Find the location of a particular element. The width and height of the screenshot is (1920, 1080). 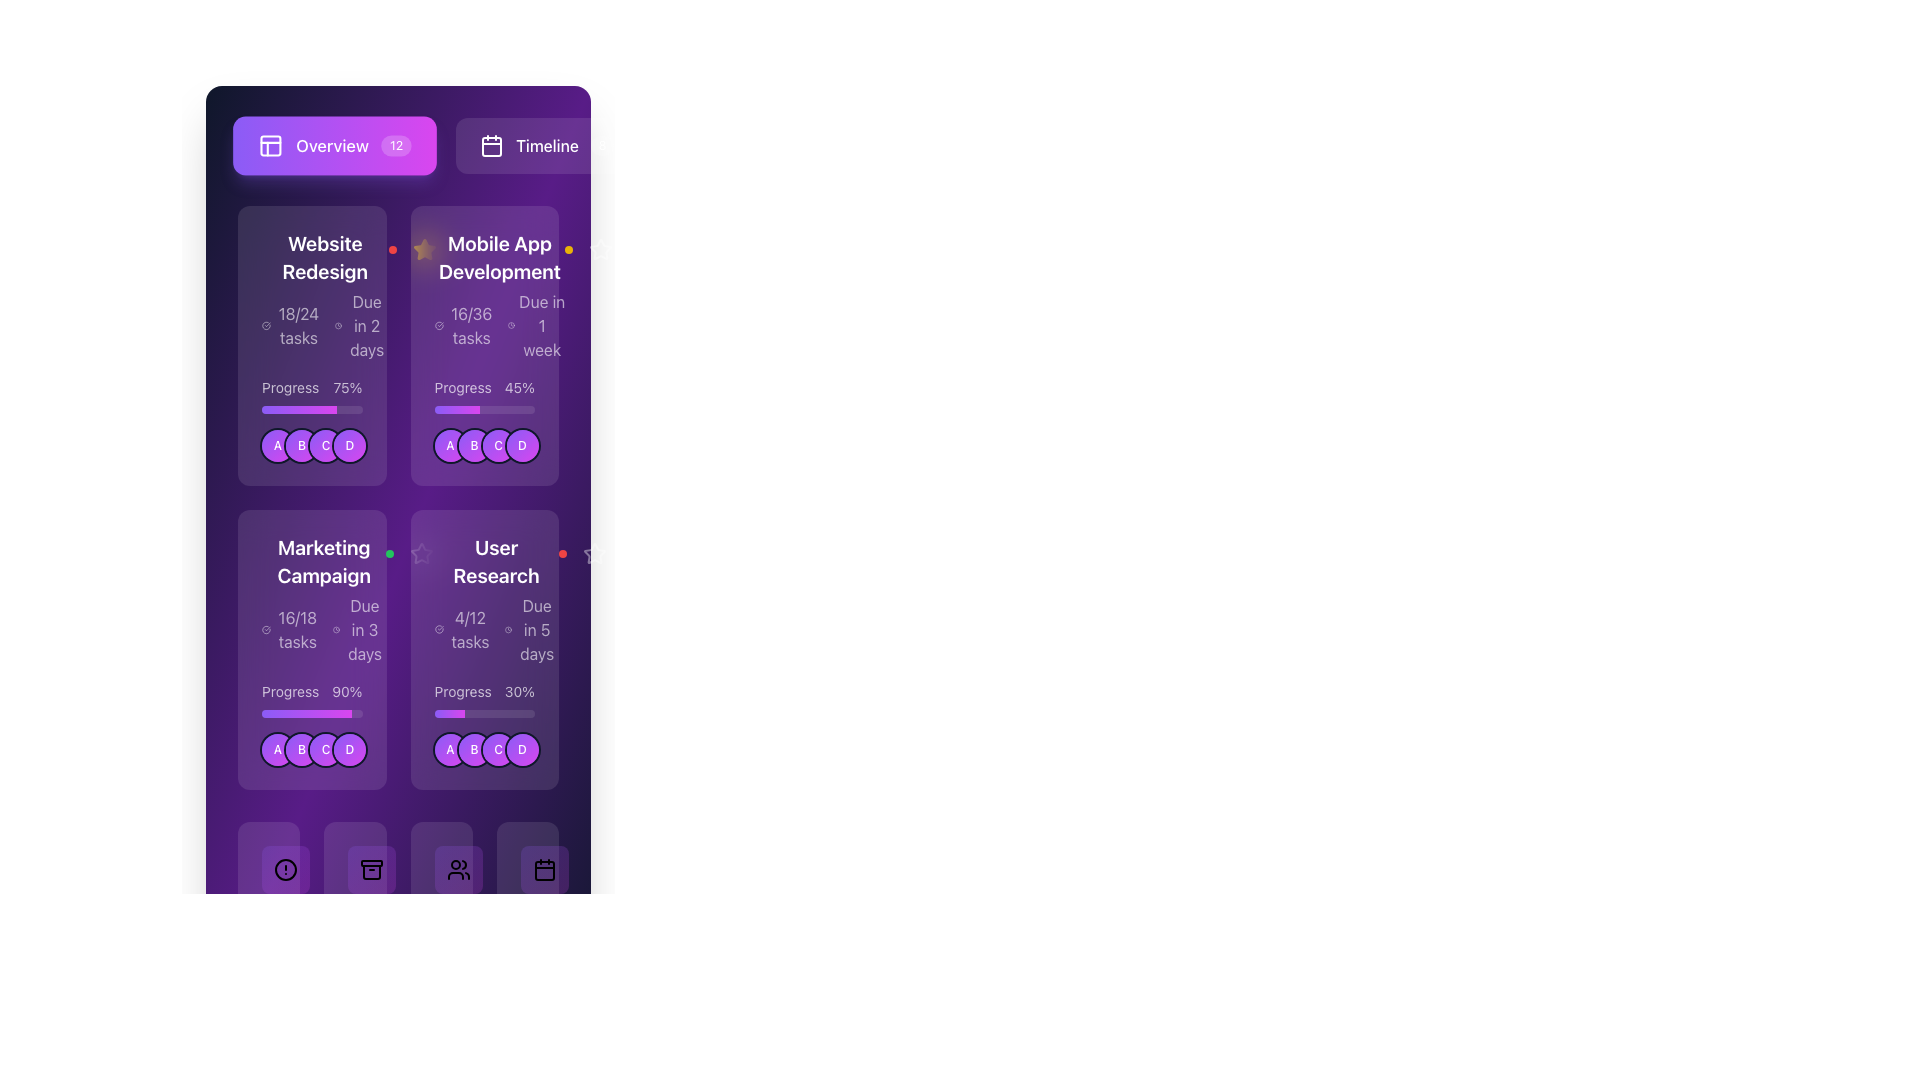

the trash IconButton located in the bottom navigation area is located at coordinates (355, 920).